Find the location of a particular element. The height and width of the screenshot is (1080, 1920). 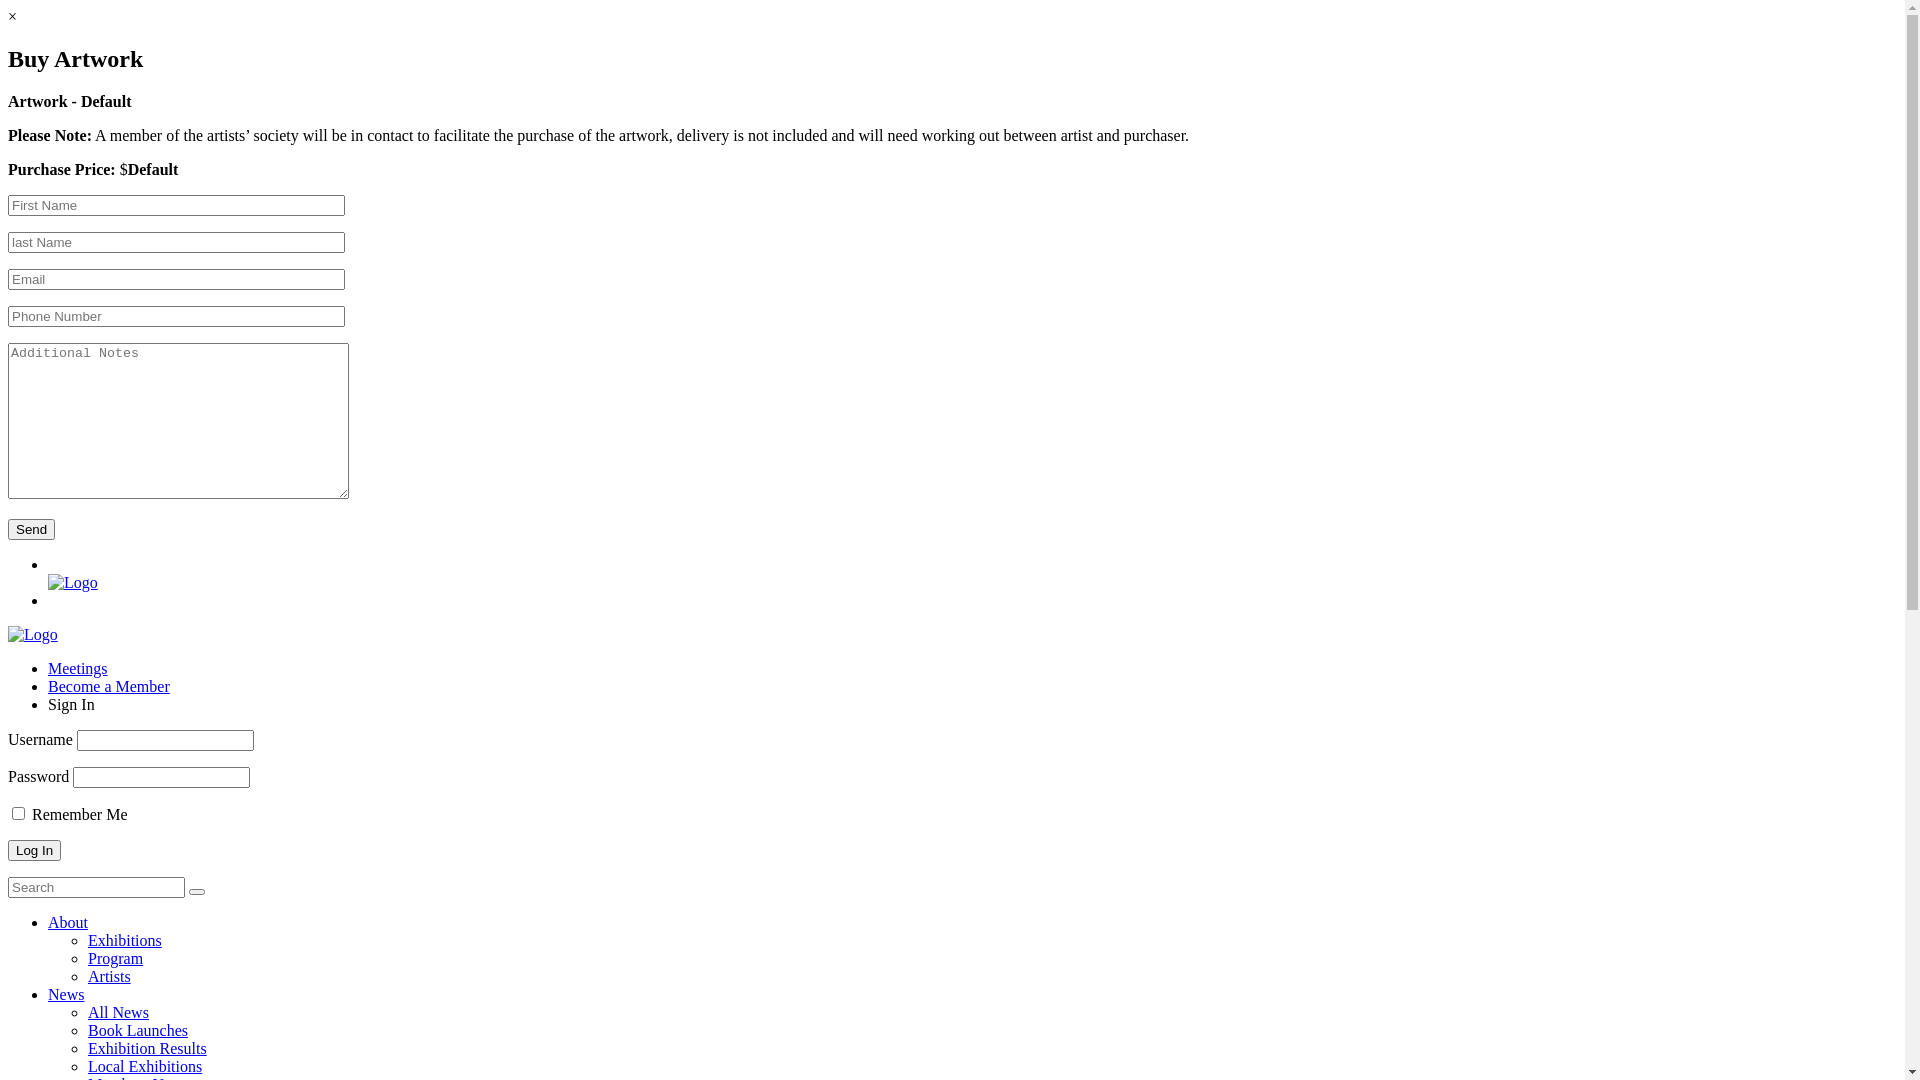

'Book Launches' is located at coordinates (137, 1030).